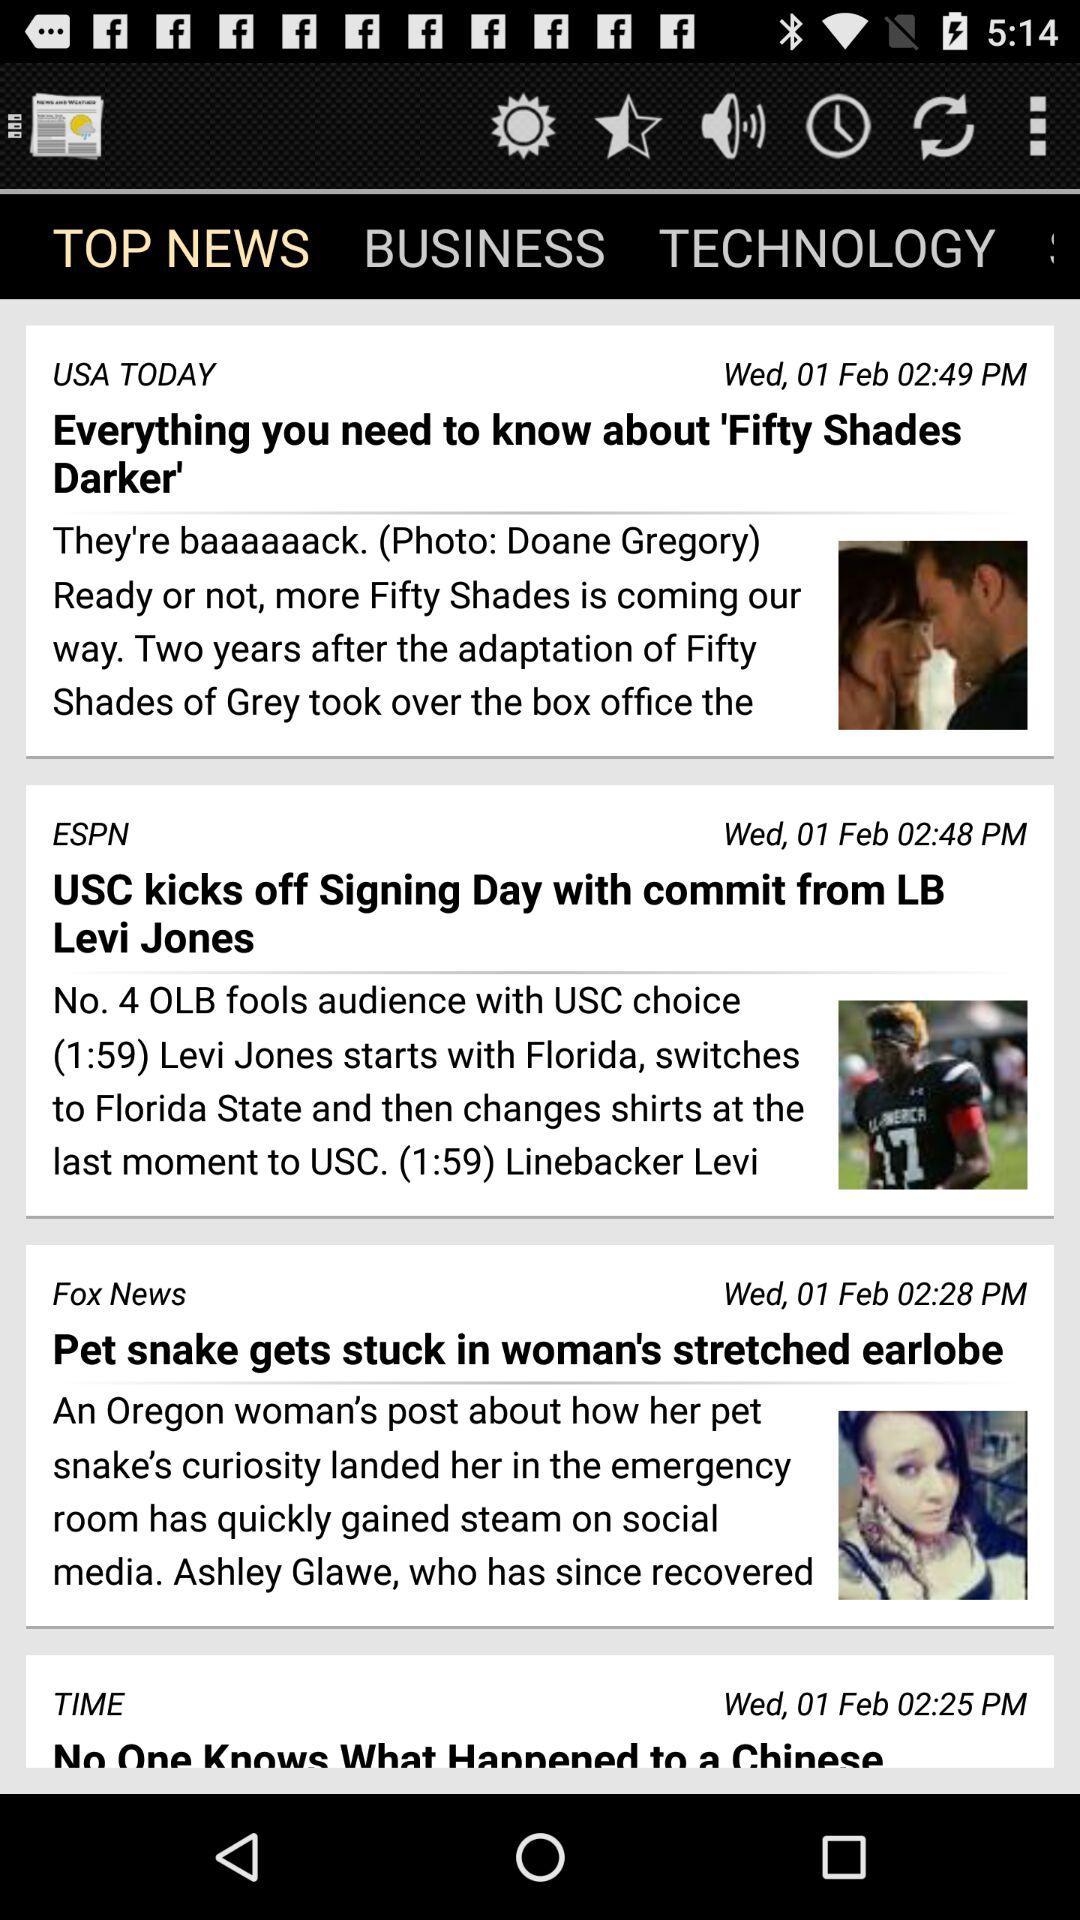 This screenshot has width=1080, height=1920. What do you see at coordinates (522, 133) in the screenshot?
I see `the settings icon` at bounding box center [522, 133].